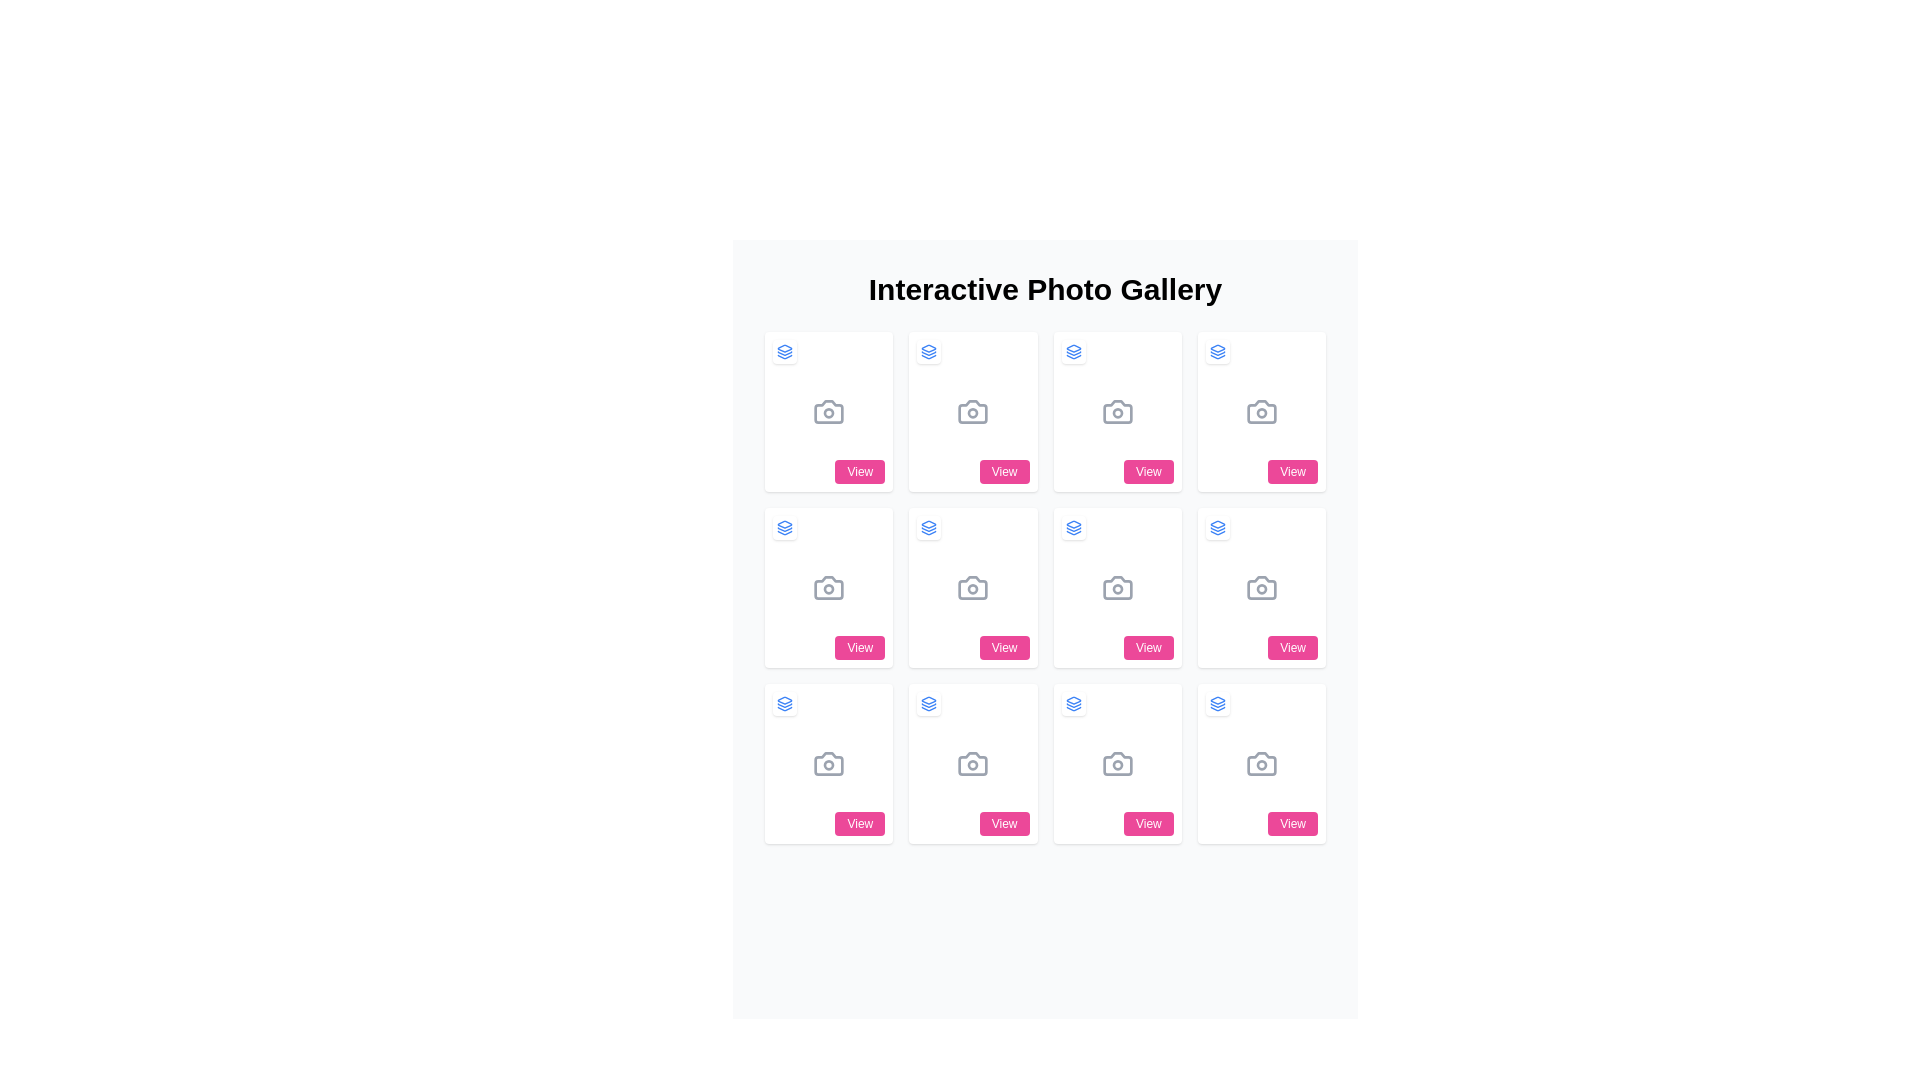 Image resolution: width=1920 pixels, height=1080 pixels. Describe the element at coordinates (1116, 586) in the screenshot. I see `the seventh card in the grid layout, which features a camera icon, a blue badge, and a pink 'View' button` at that location.